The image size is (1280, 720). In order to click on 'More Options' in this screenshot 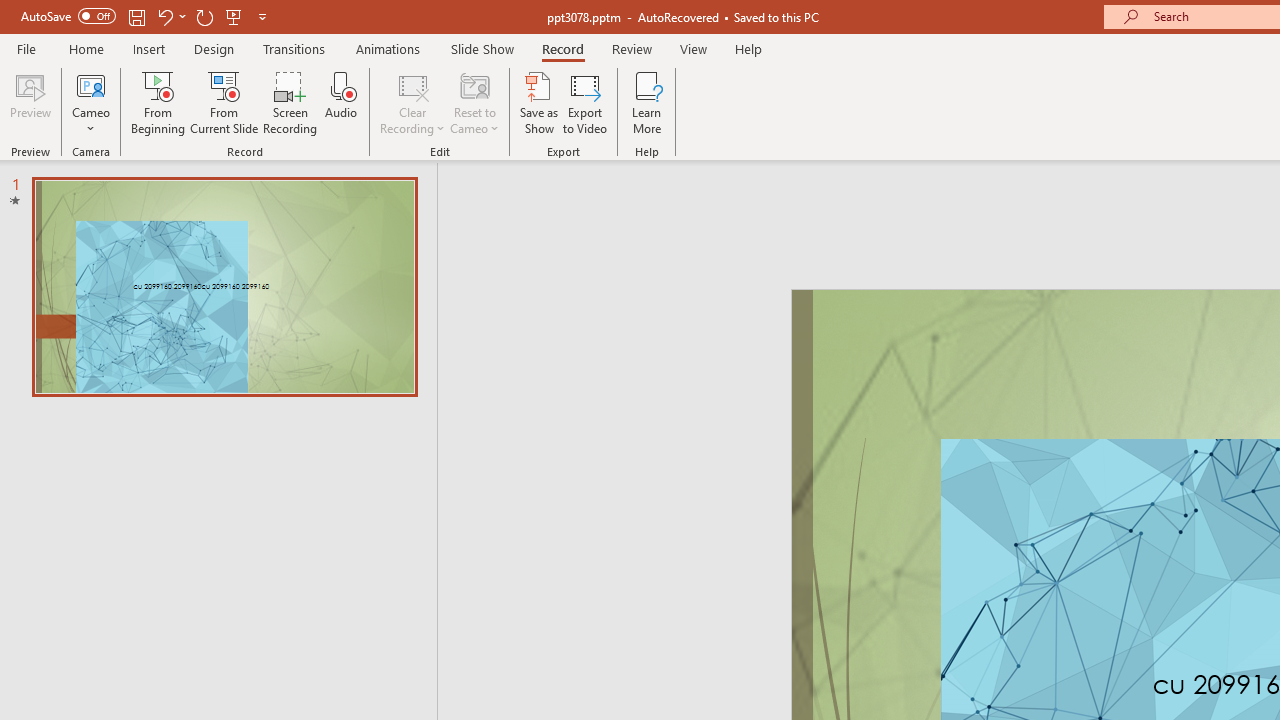, I will do `click(90, 121)`.